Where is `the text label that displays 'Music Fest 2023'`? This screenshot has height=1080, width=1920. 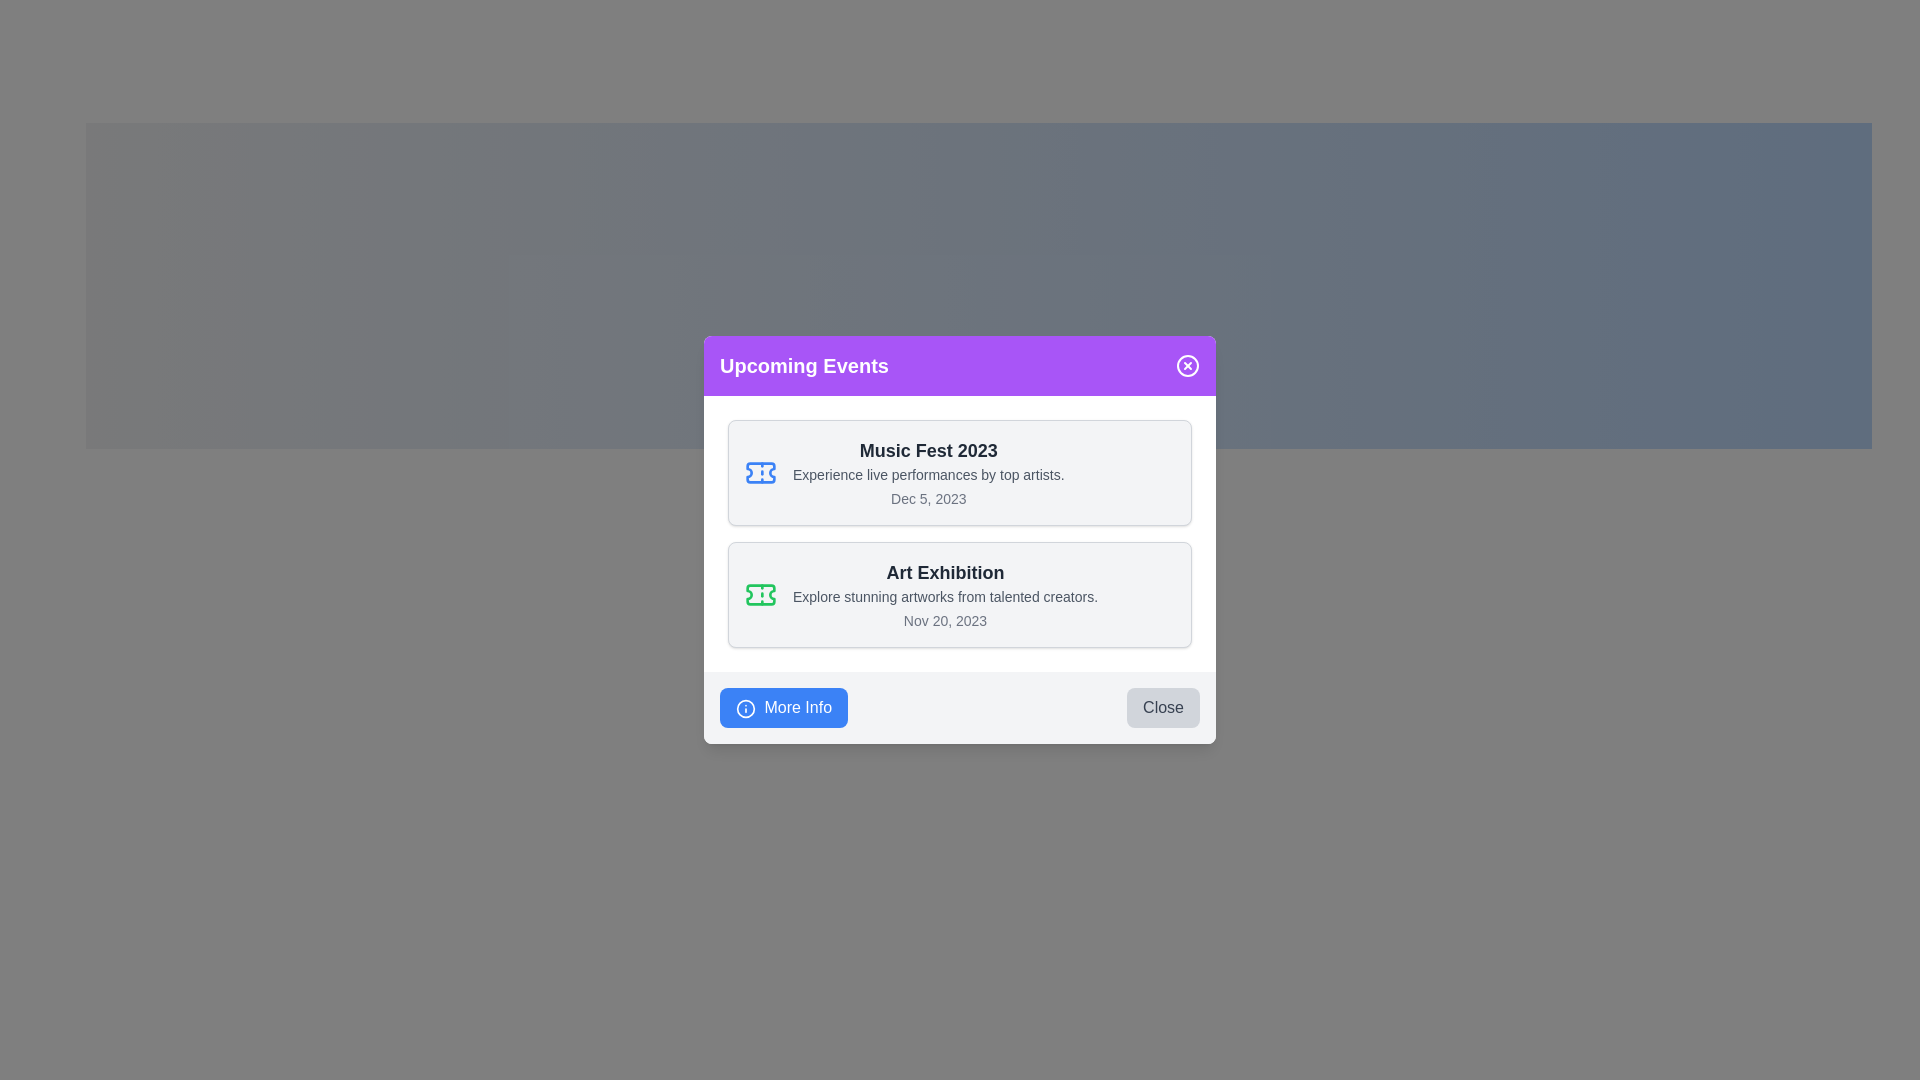 the text label that displays 'Music Fest 2023' is located at coordinates (927, 451).